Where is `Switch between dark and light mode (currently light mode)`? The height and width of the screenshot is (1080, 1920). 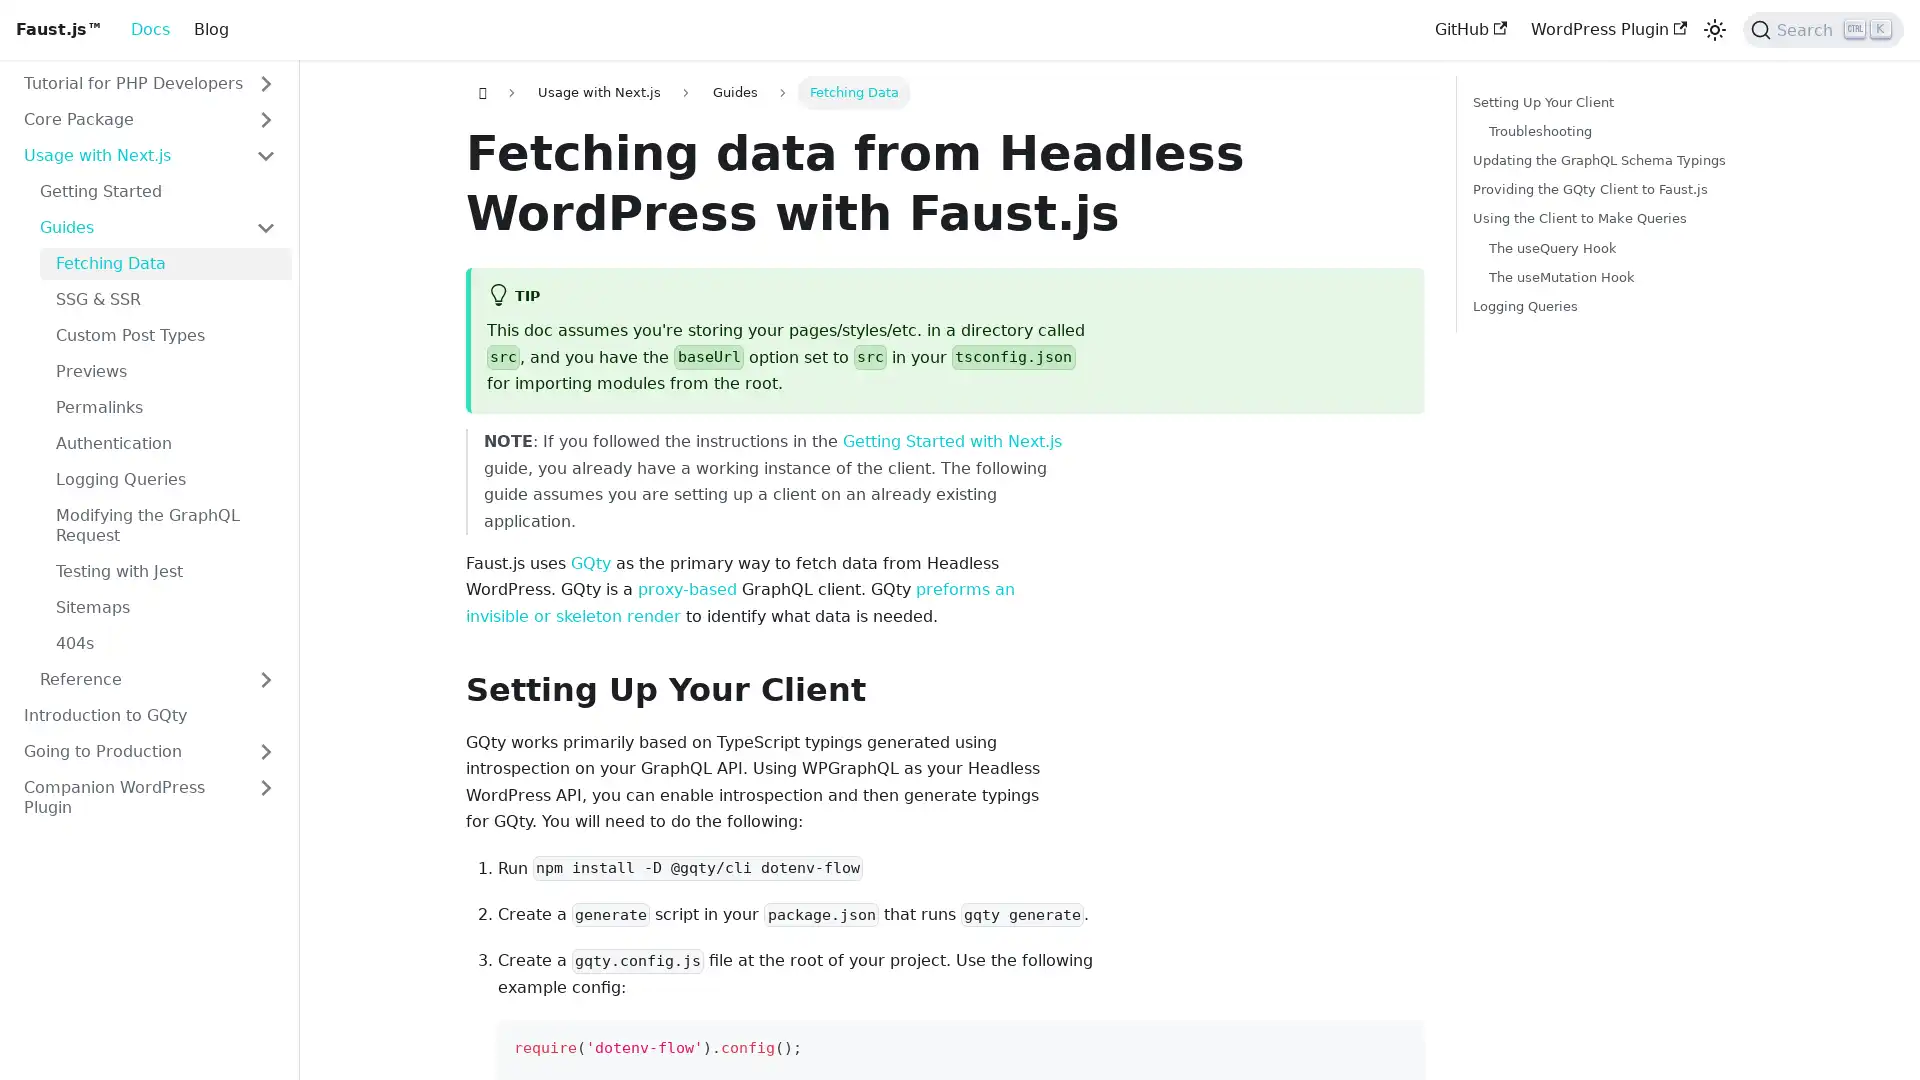
Switch between dark and light mode (currently light mode) is located at coordinates (1713, 30).